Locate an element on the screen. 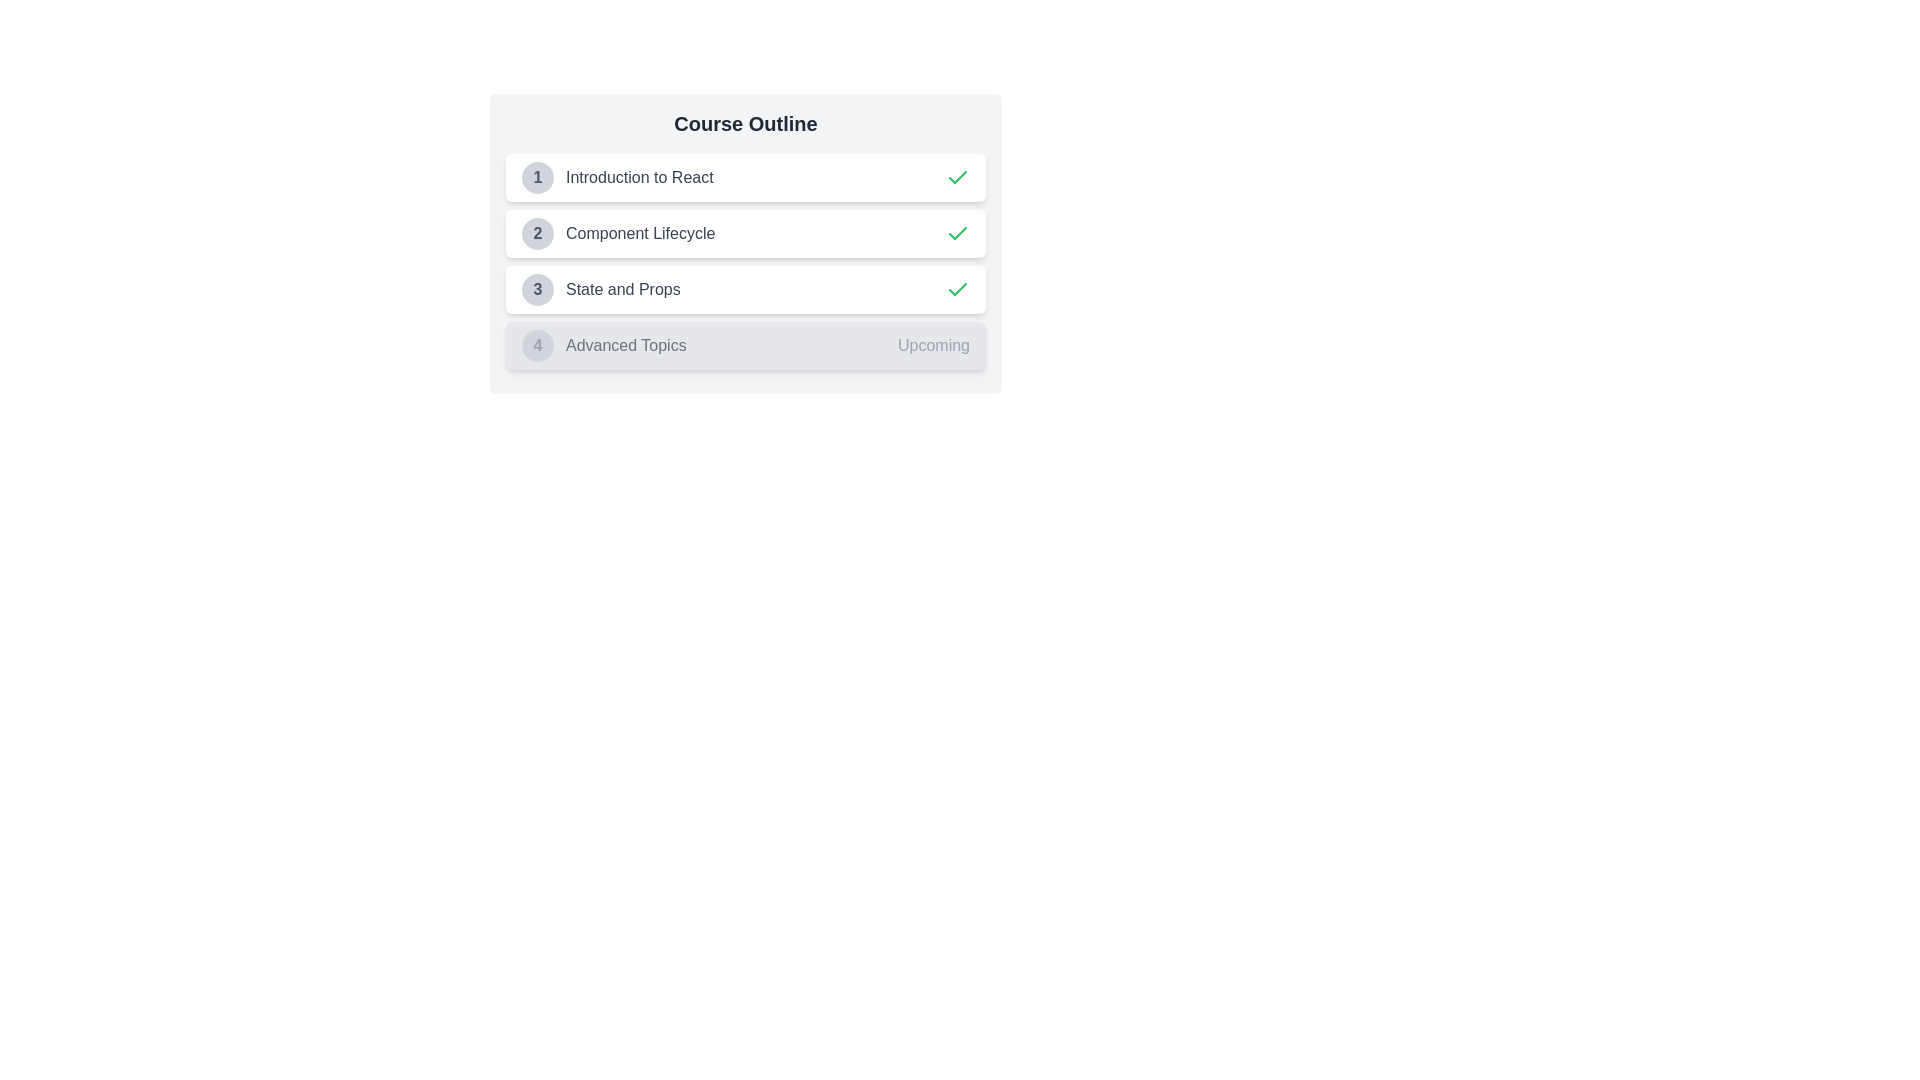  the completed module titled 'Component Lifecycle' in the course outline is located at coordinates (744, 233).